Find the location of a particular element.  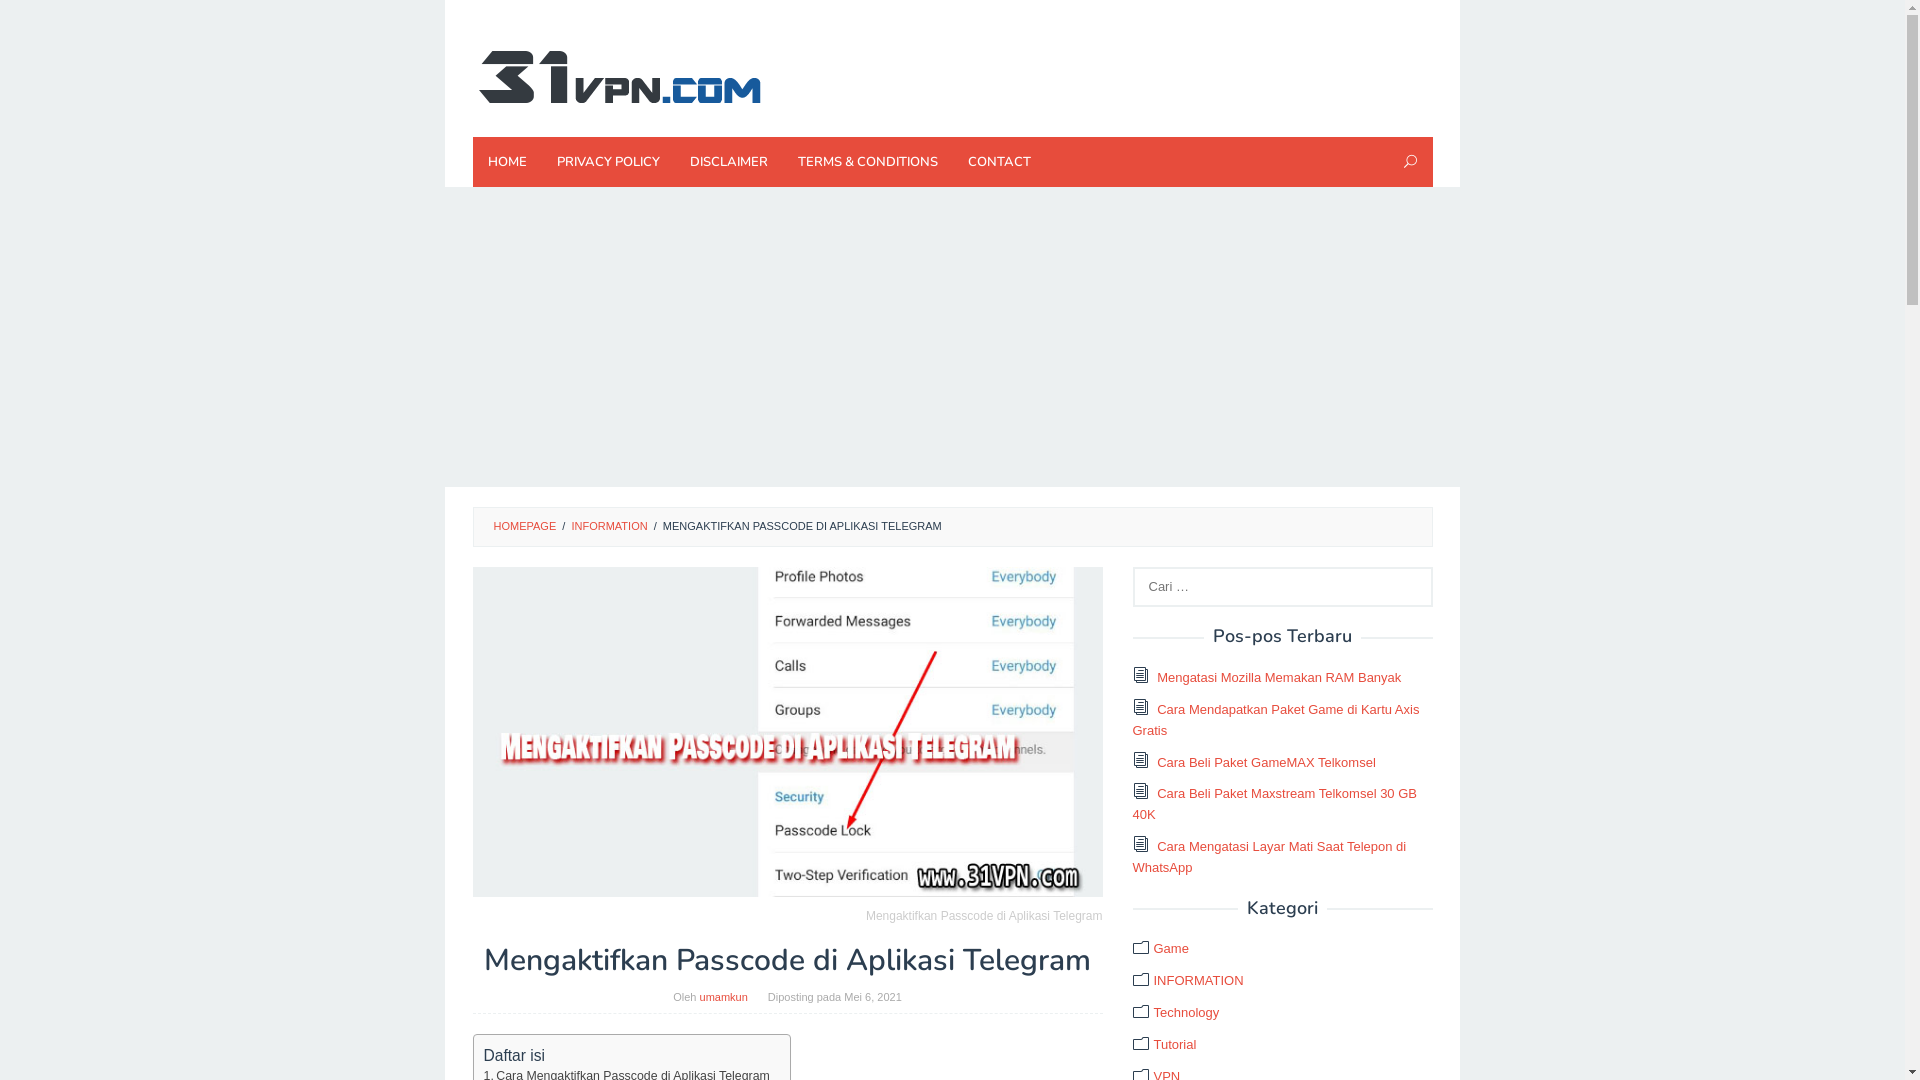

'INFORMATION' is located at coordinates (1199, 979).